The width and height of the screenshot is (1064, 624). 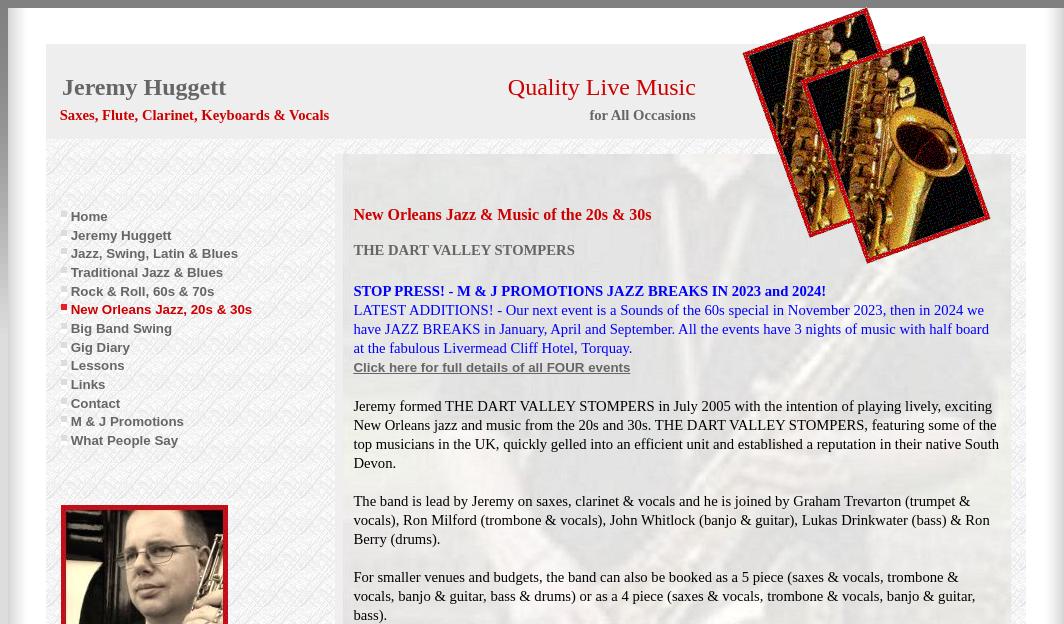 I want to click on 'For smaller venues and budgets, the band can also be booked as a 5 piece (saxes & vocals, trombone & vocals, banjo & guitar, bass & drums) or as a 4 piece (saxes & vocals, trombone & vocals, banjo & guitar, bass).', so click(x=664, y=595).